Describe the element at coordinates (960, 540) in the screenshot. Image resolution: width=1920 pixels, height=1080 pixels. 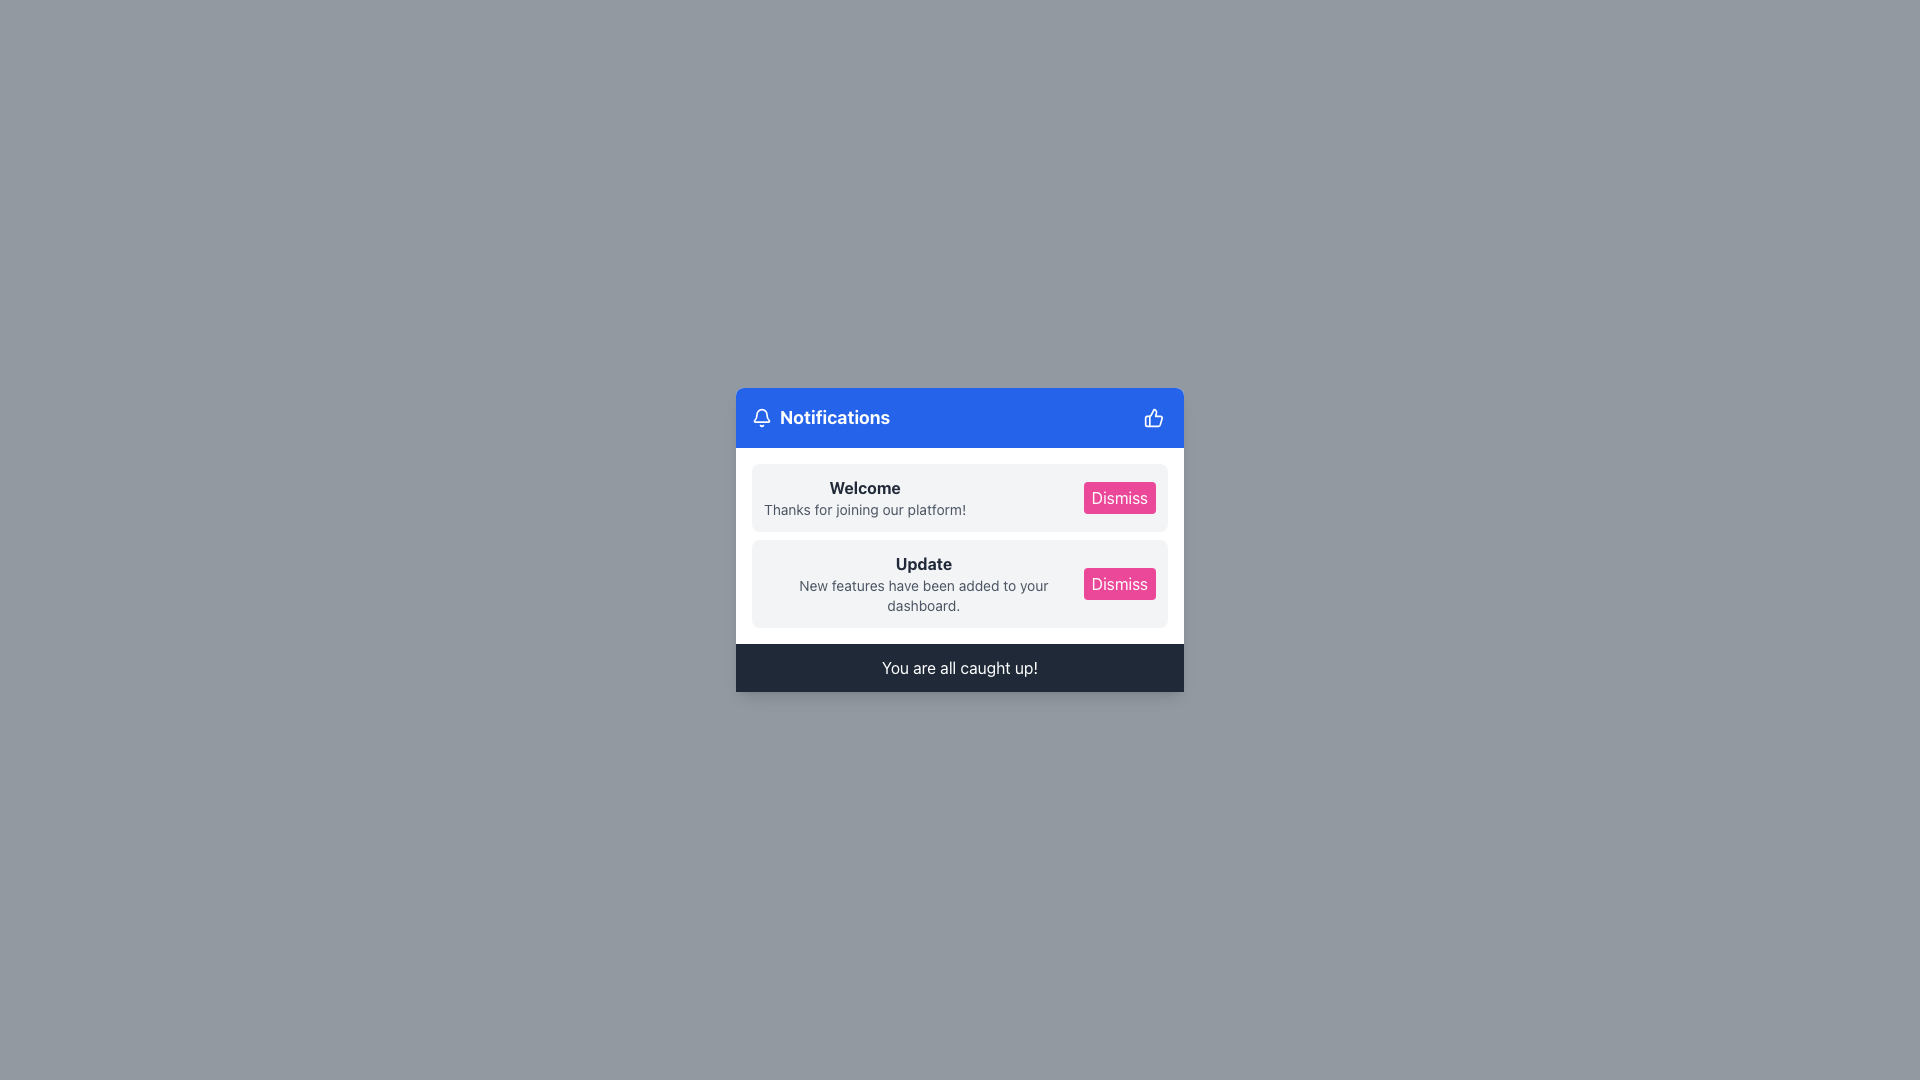
I see `the headings in the modal notification panel that displays notifications to the user` at that location.